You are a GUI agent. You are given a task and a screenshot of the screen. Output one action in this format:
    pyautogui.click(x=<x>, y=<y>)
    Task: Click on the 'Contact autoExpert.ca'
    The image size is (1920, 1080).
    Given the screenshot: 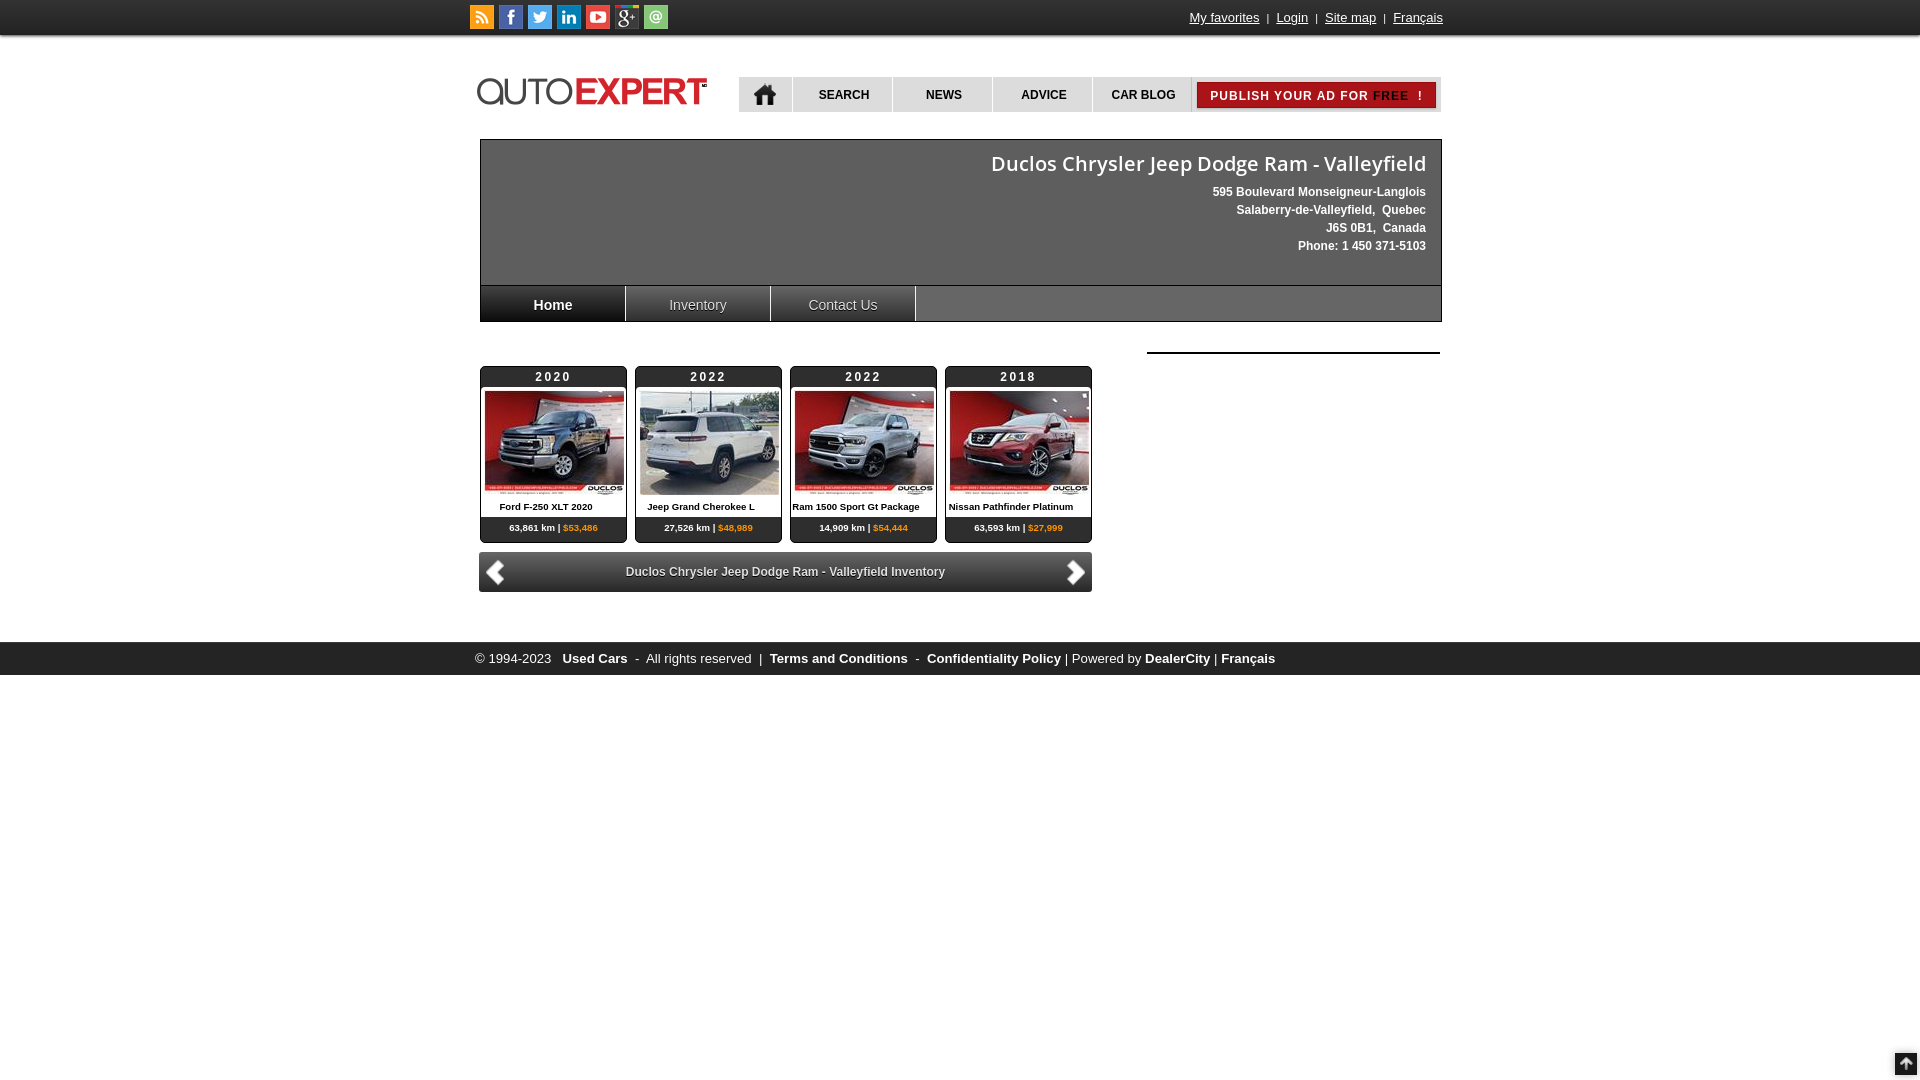 What is the action you would take?
    pyautogui.click(x=656, y=24)
    